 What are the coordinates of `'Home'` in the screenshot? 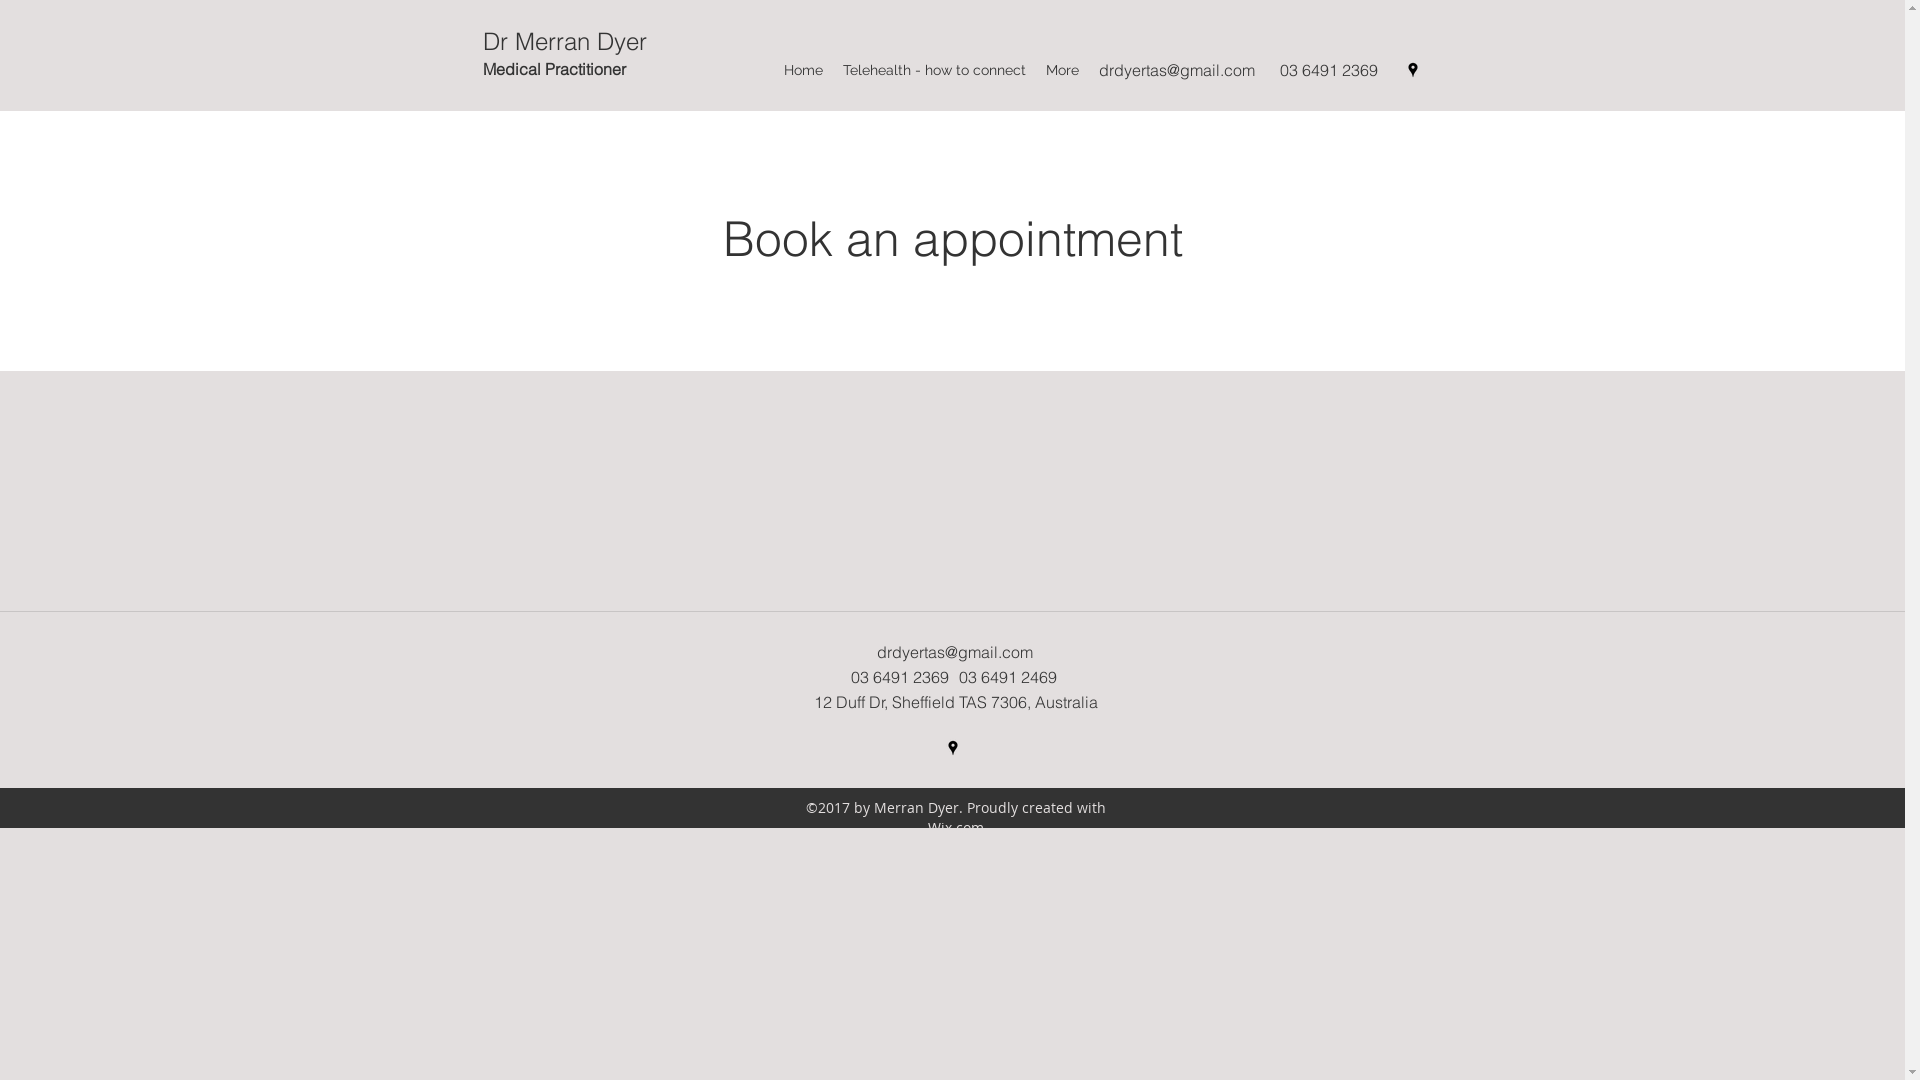 It's located at (803, 68).